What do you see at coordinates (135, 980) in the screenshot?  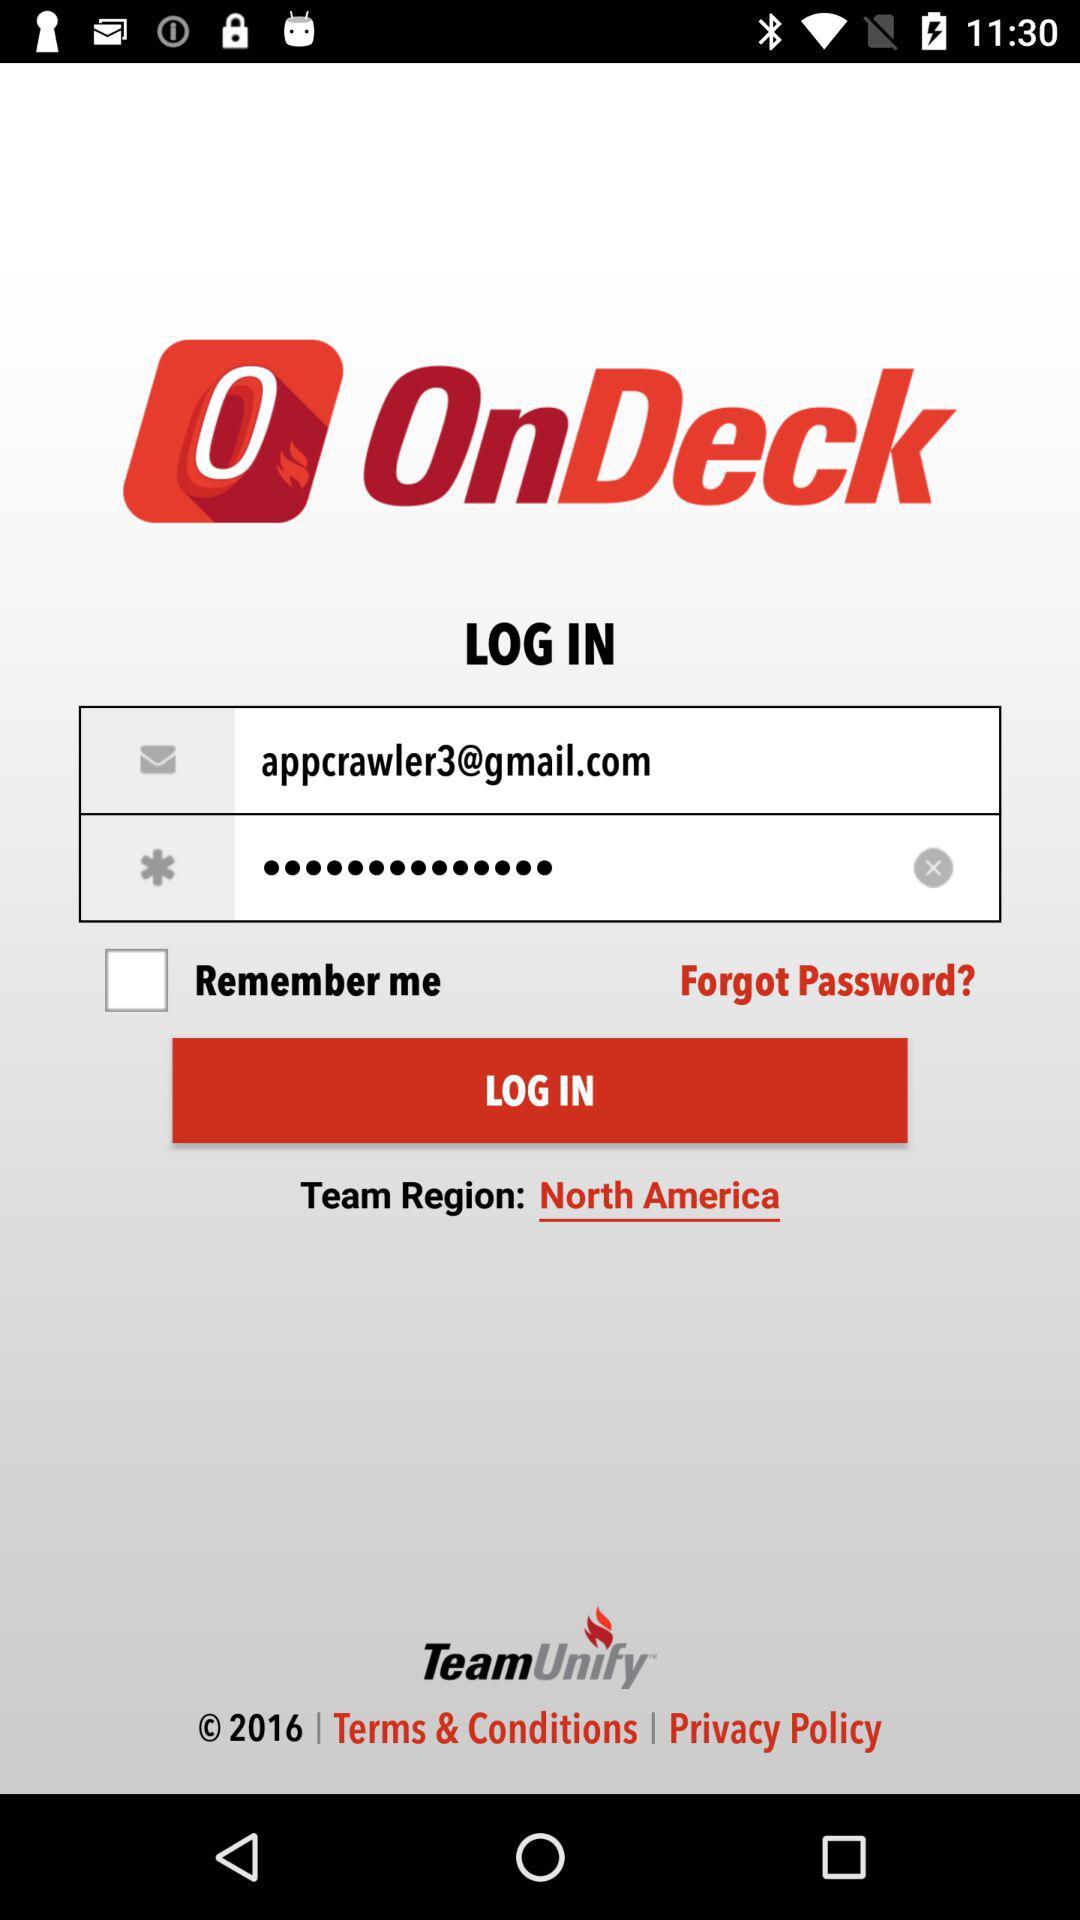 I see `the item on the left` at bounding box center [135, 980].